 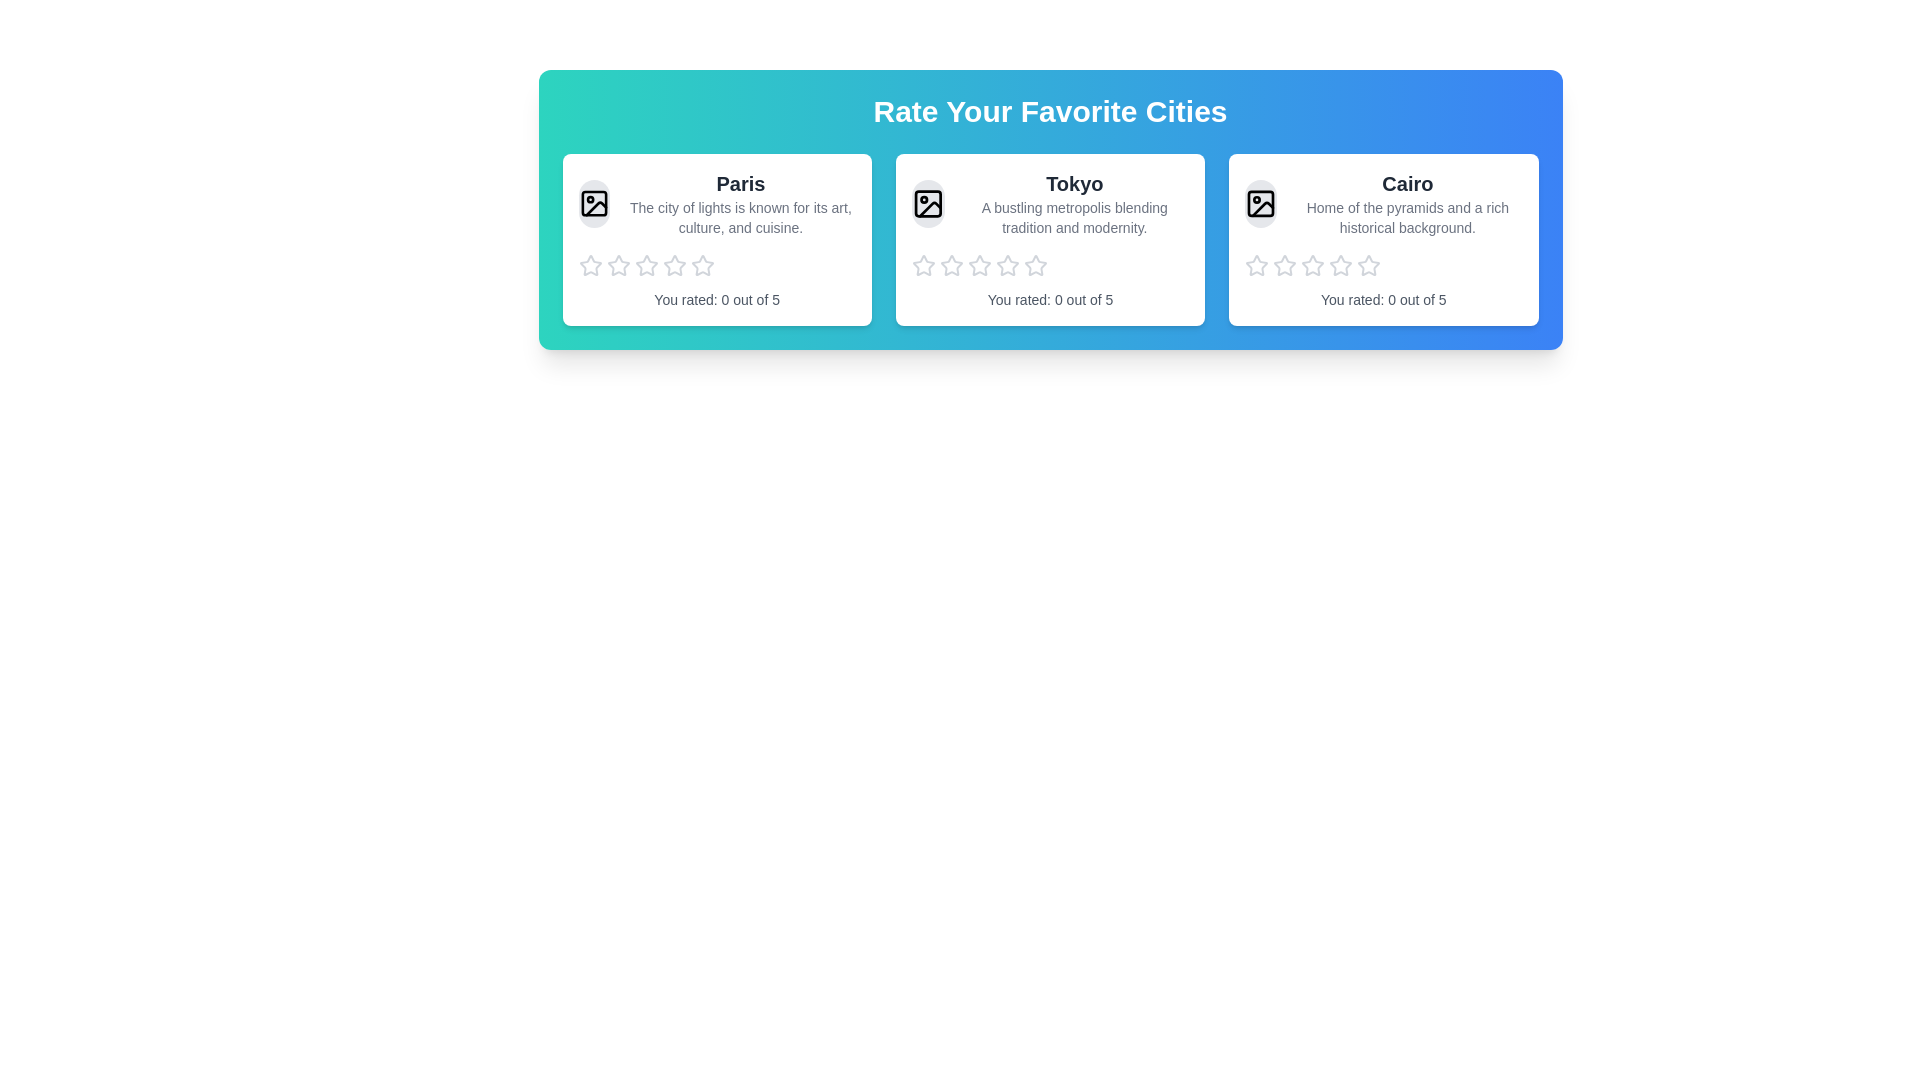 I want to click on the descriptive text label located within the leftmost card below the heading 'Paris' and above the star icons for rating, so click(x=739, y=218).